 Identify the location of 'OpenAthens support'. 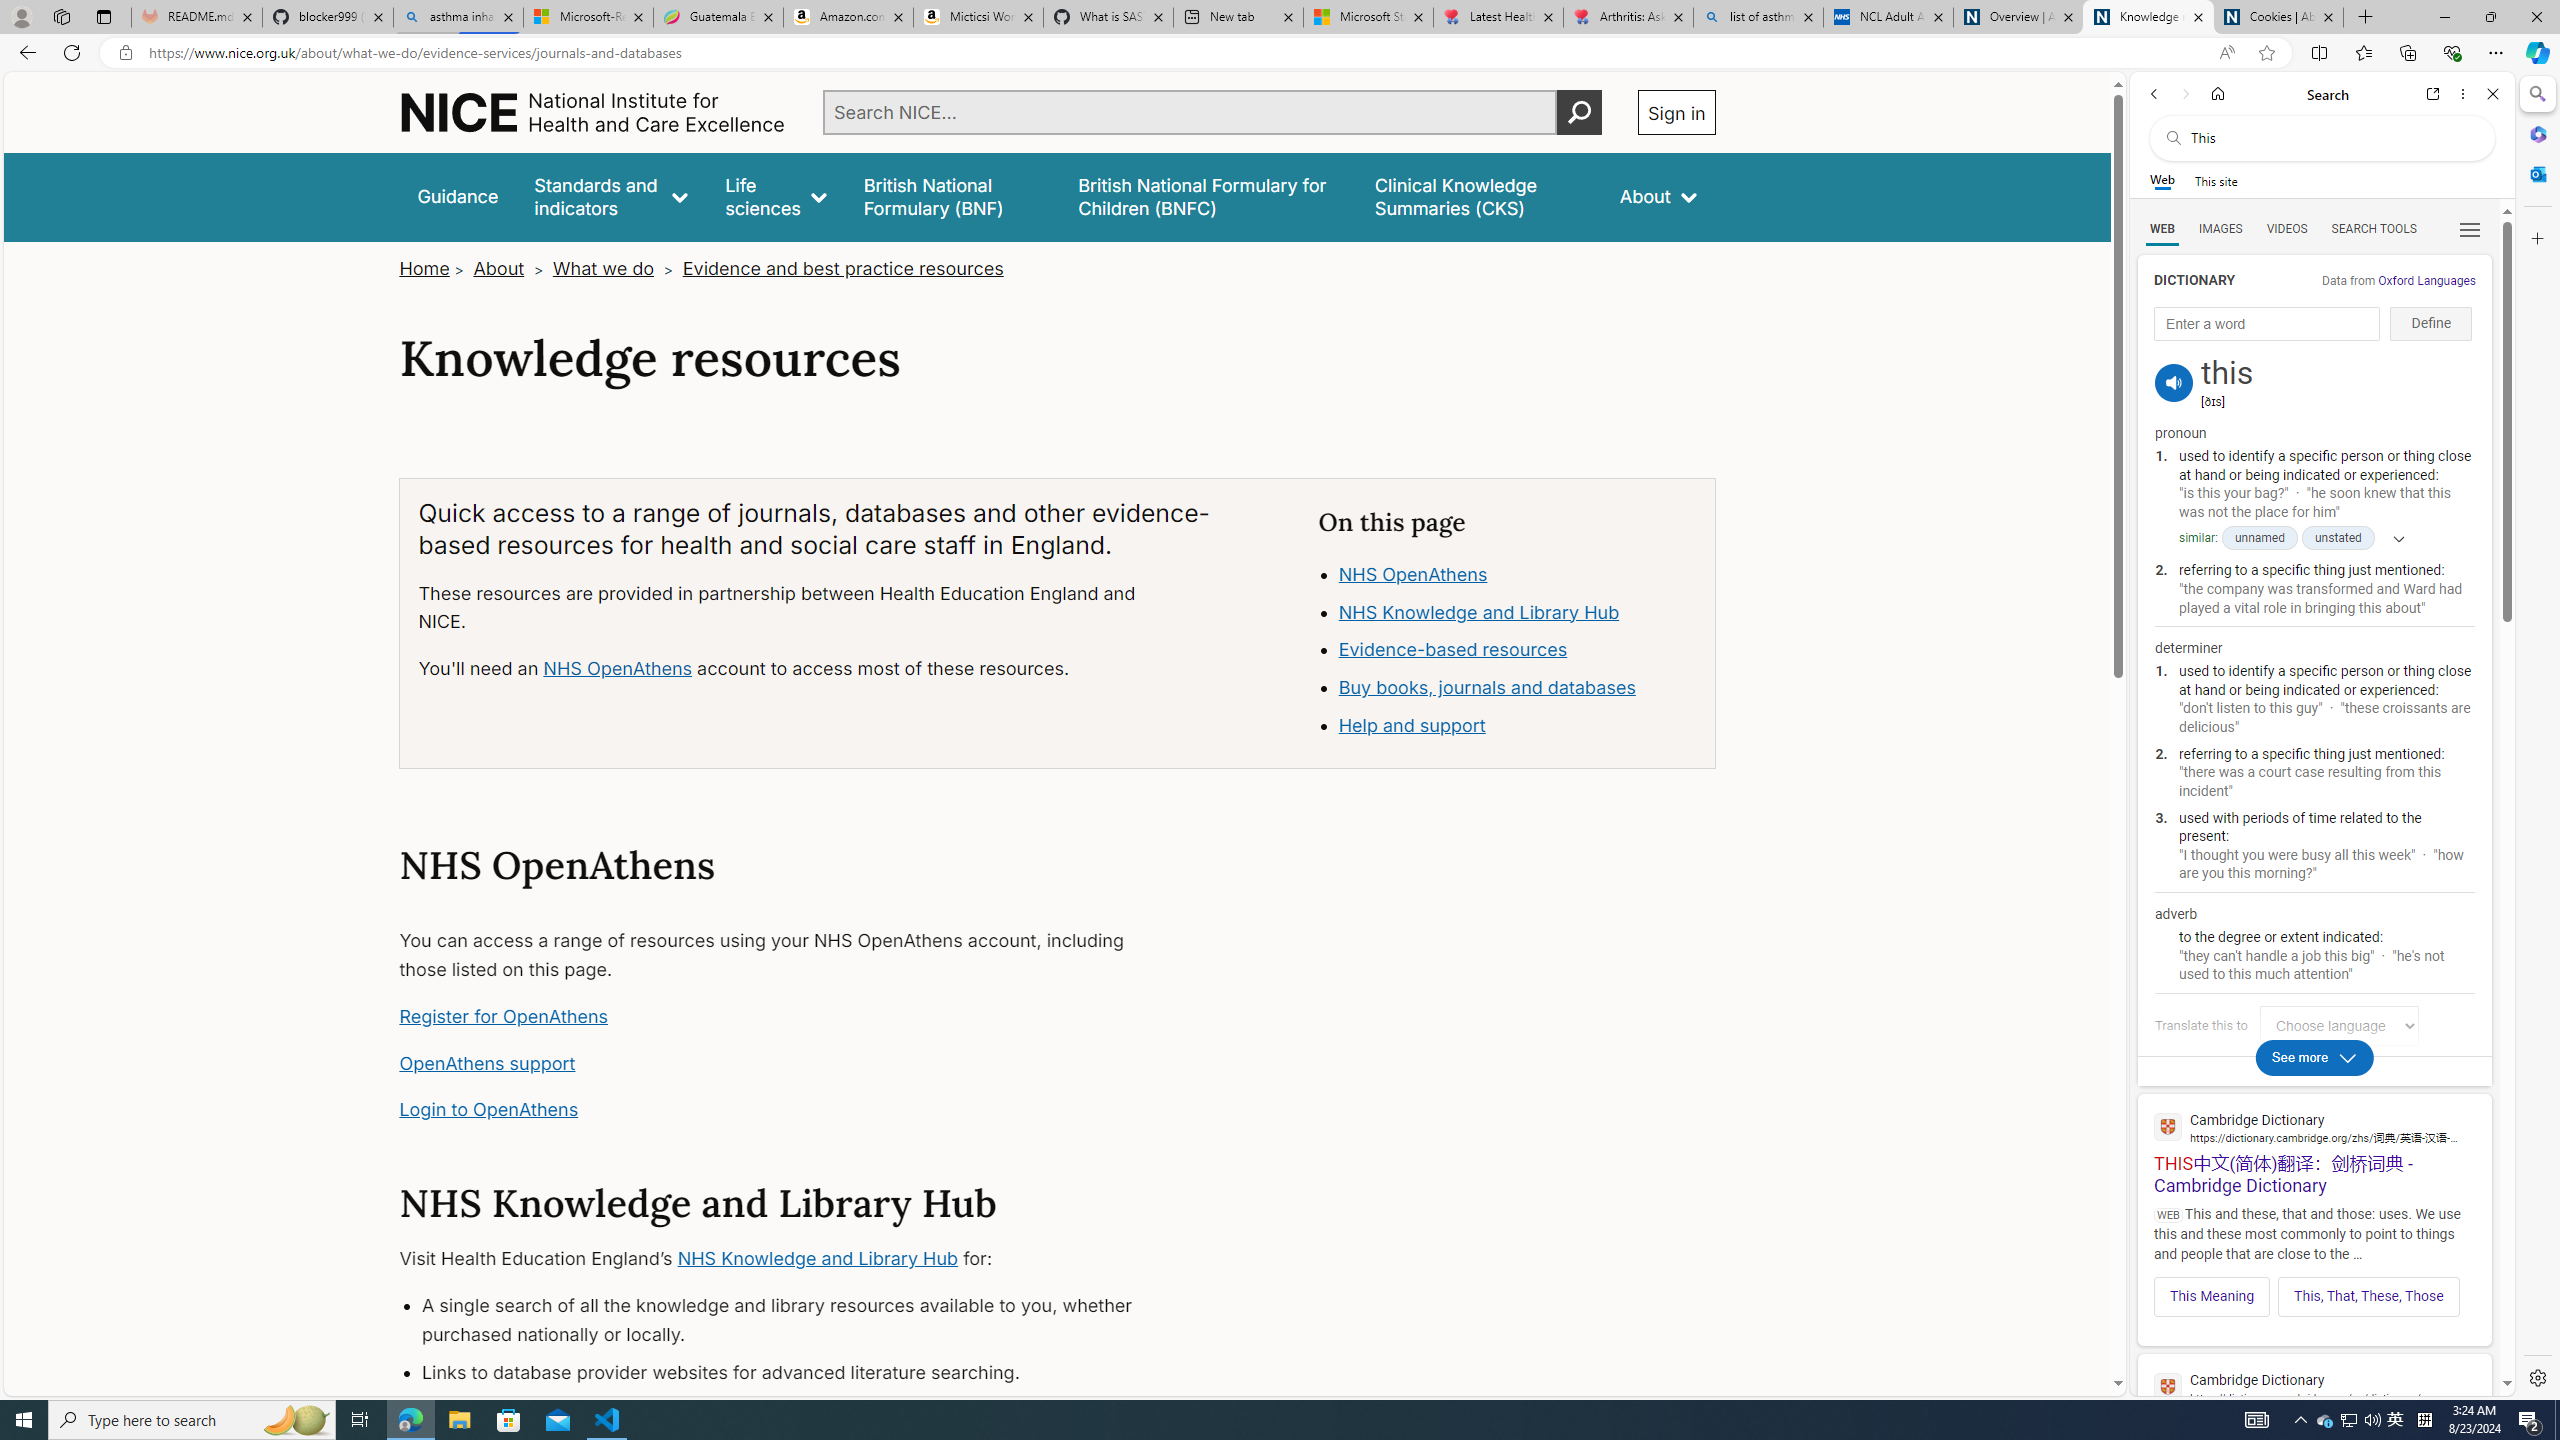
(486, 1062).